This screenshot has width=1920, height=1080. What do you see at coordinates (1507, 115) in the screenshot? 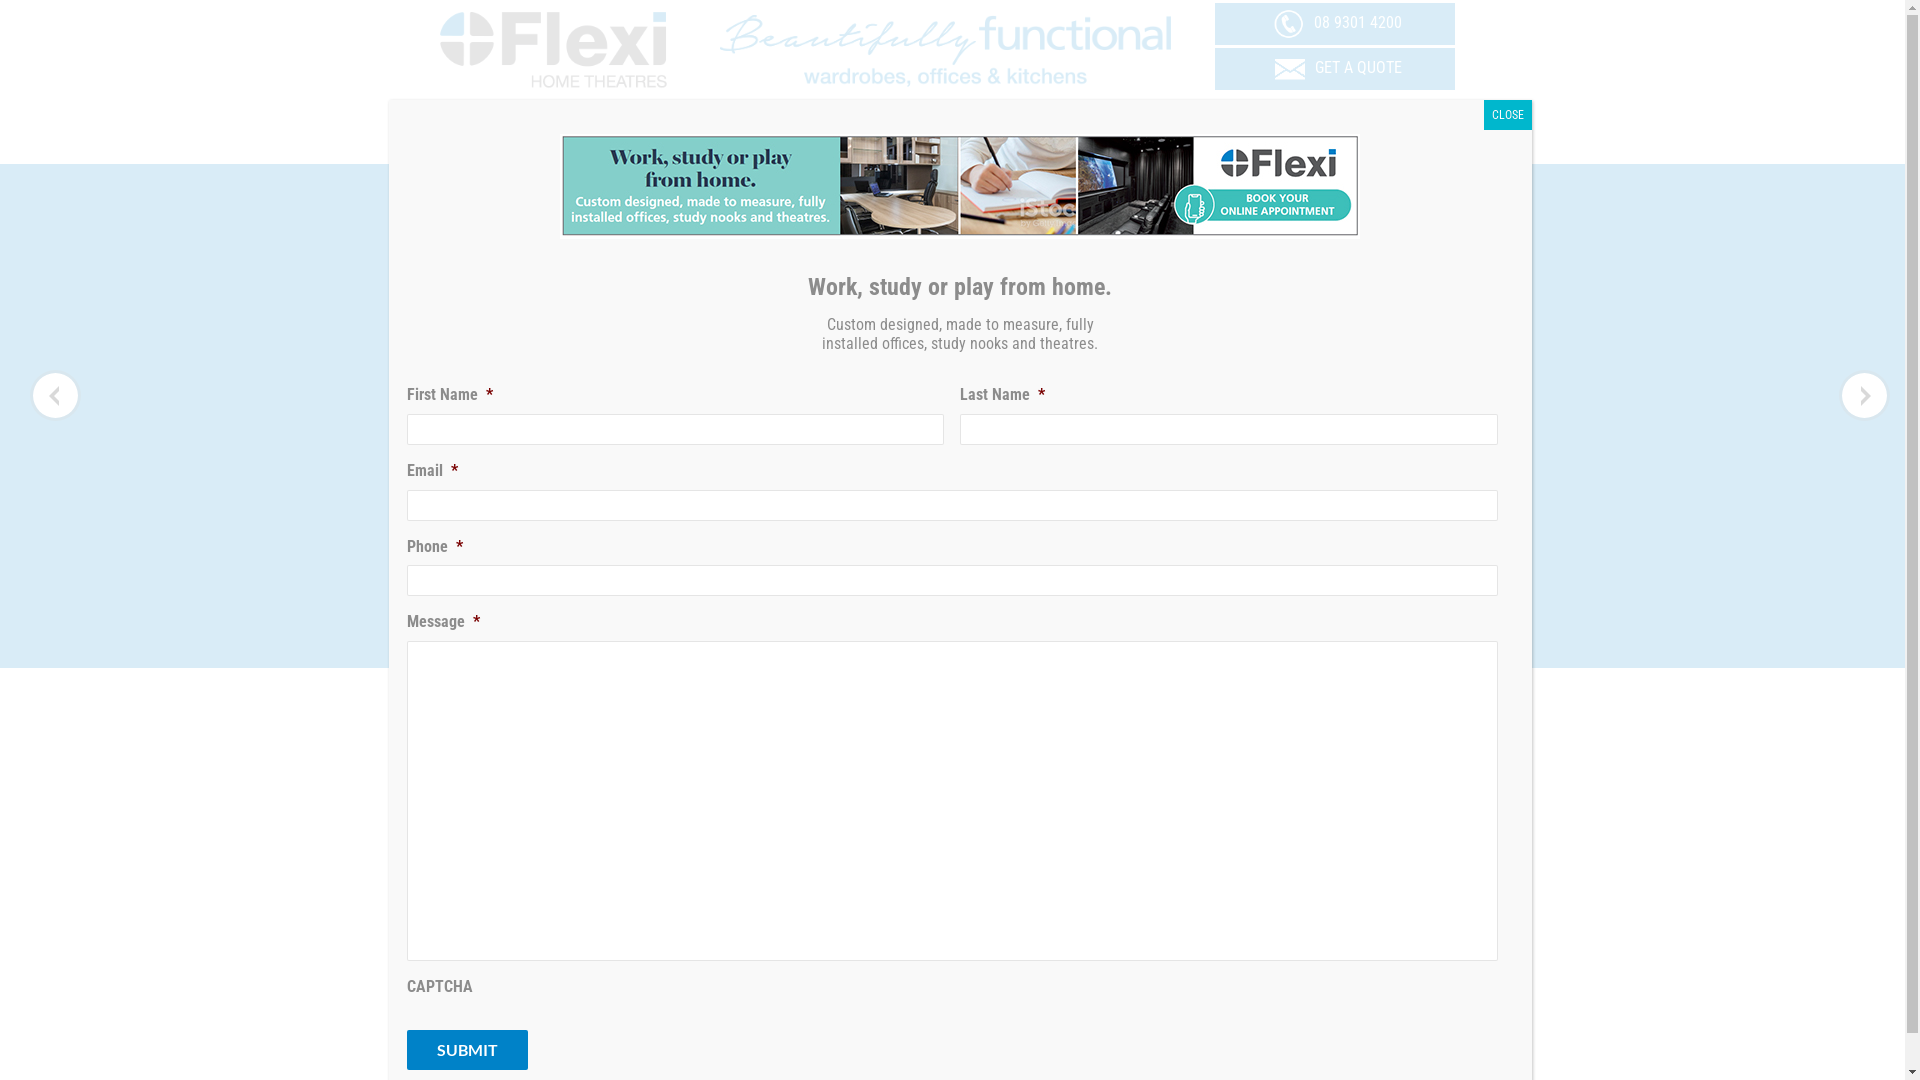
I see `'CLOSE'` at bounding box center [1507, 115].